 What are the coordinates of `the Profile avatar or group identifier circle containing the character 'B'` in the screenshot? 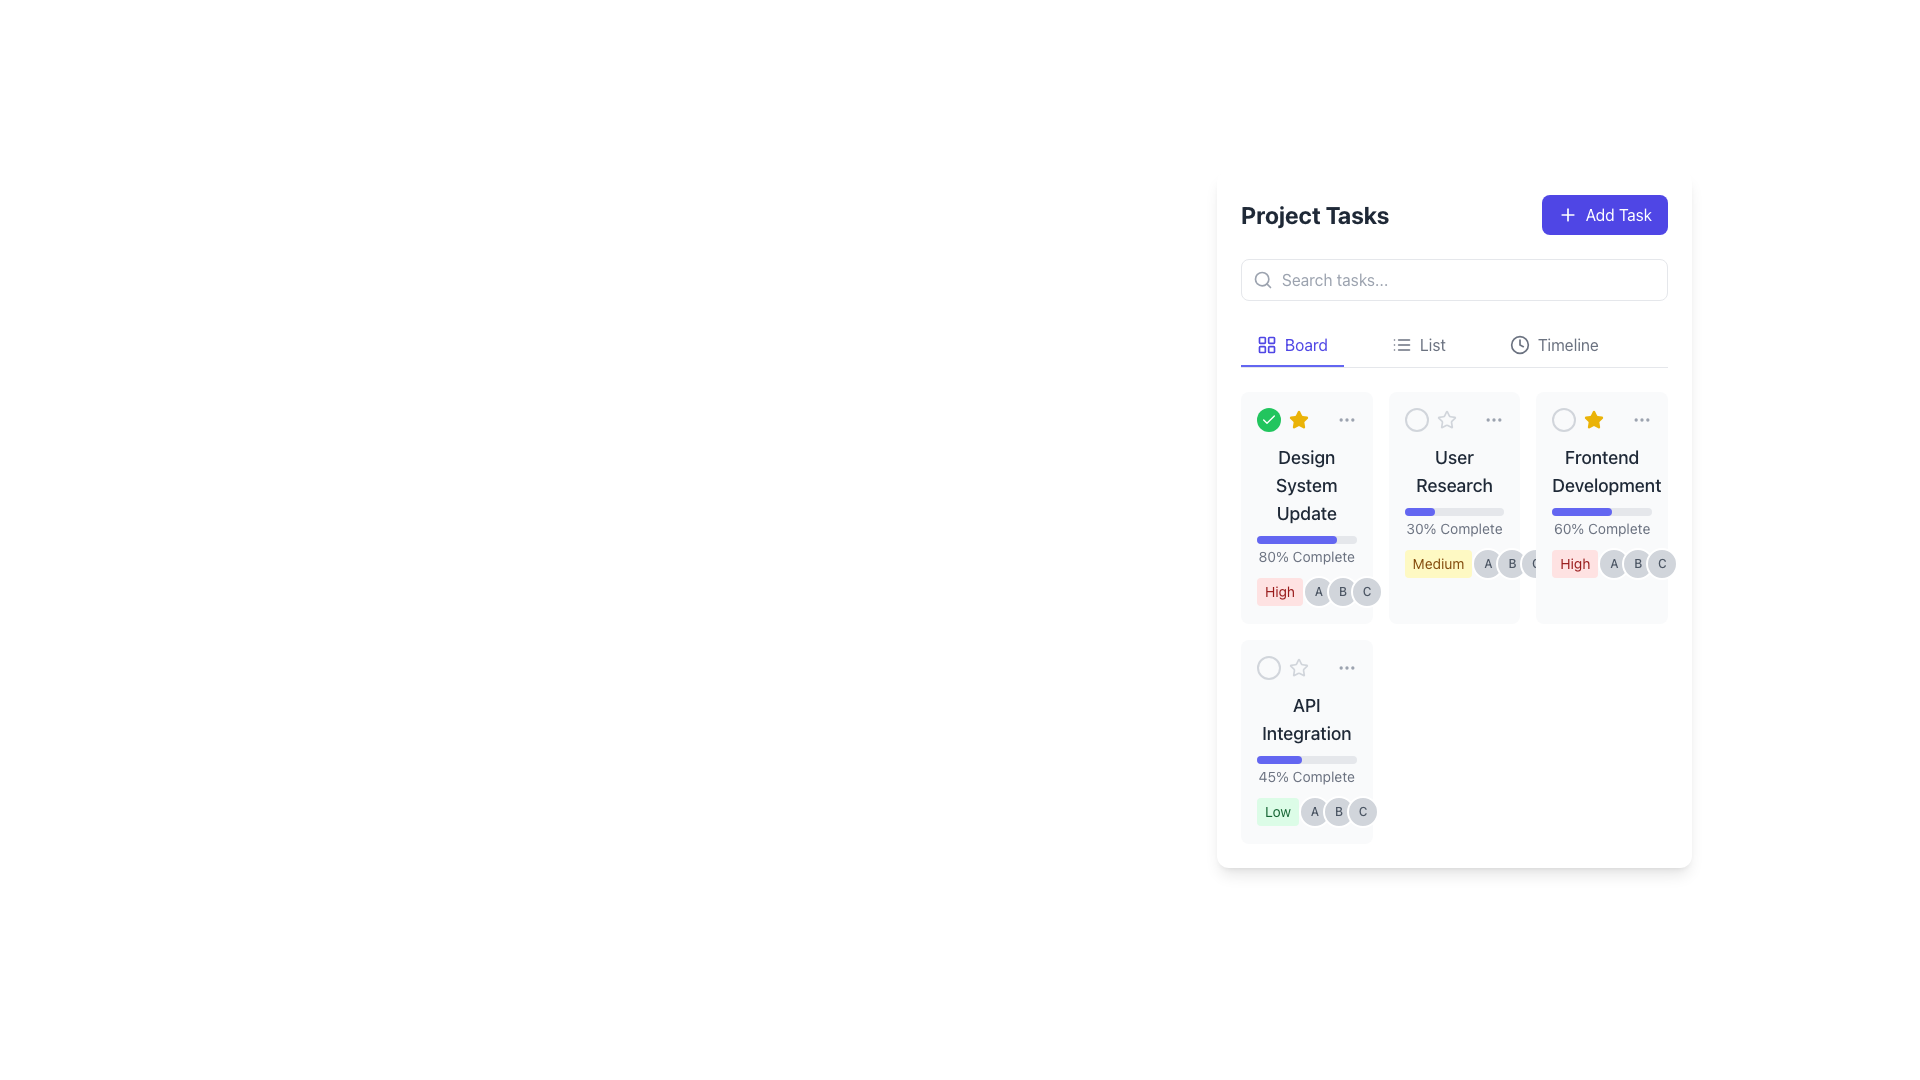 It's located at (1339, 812).